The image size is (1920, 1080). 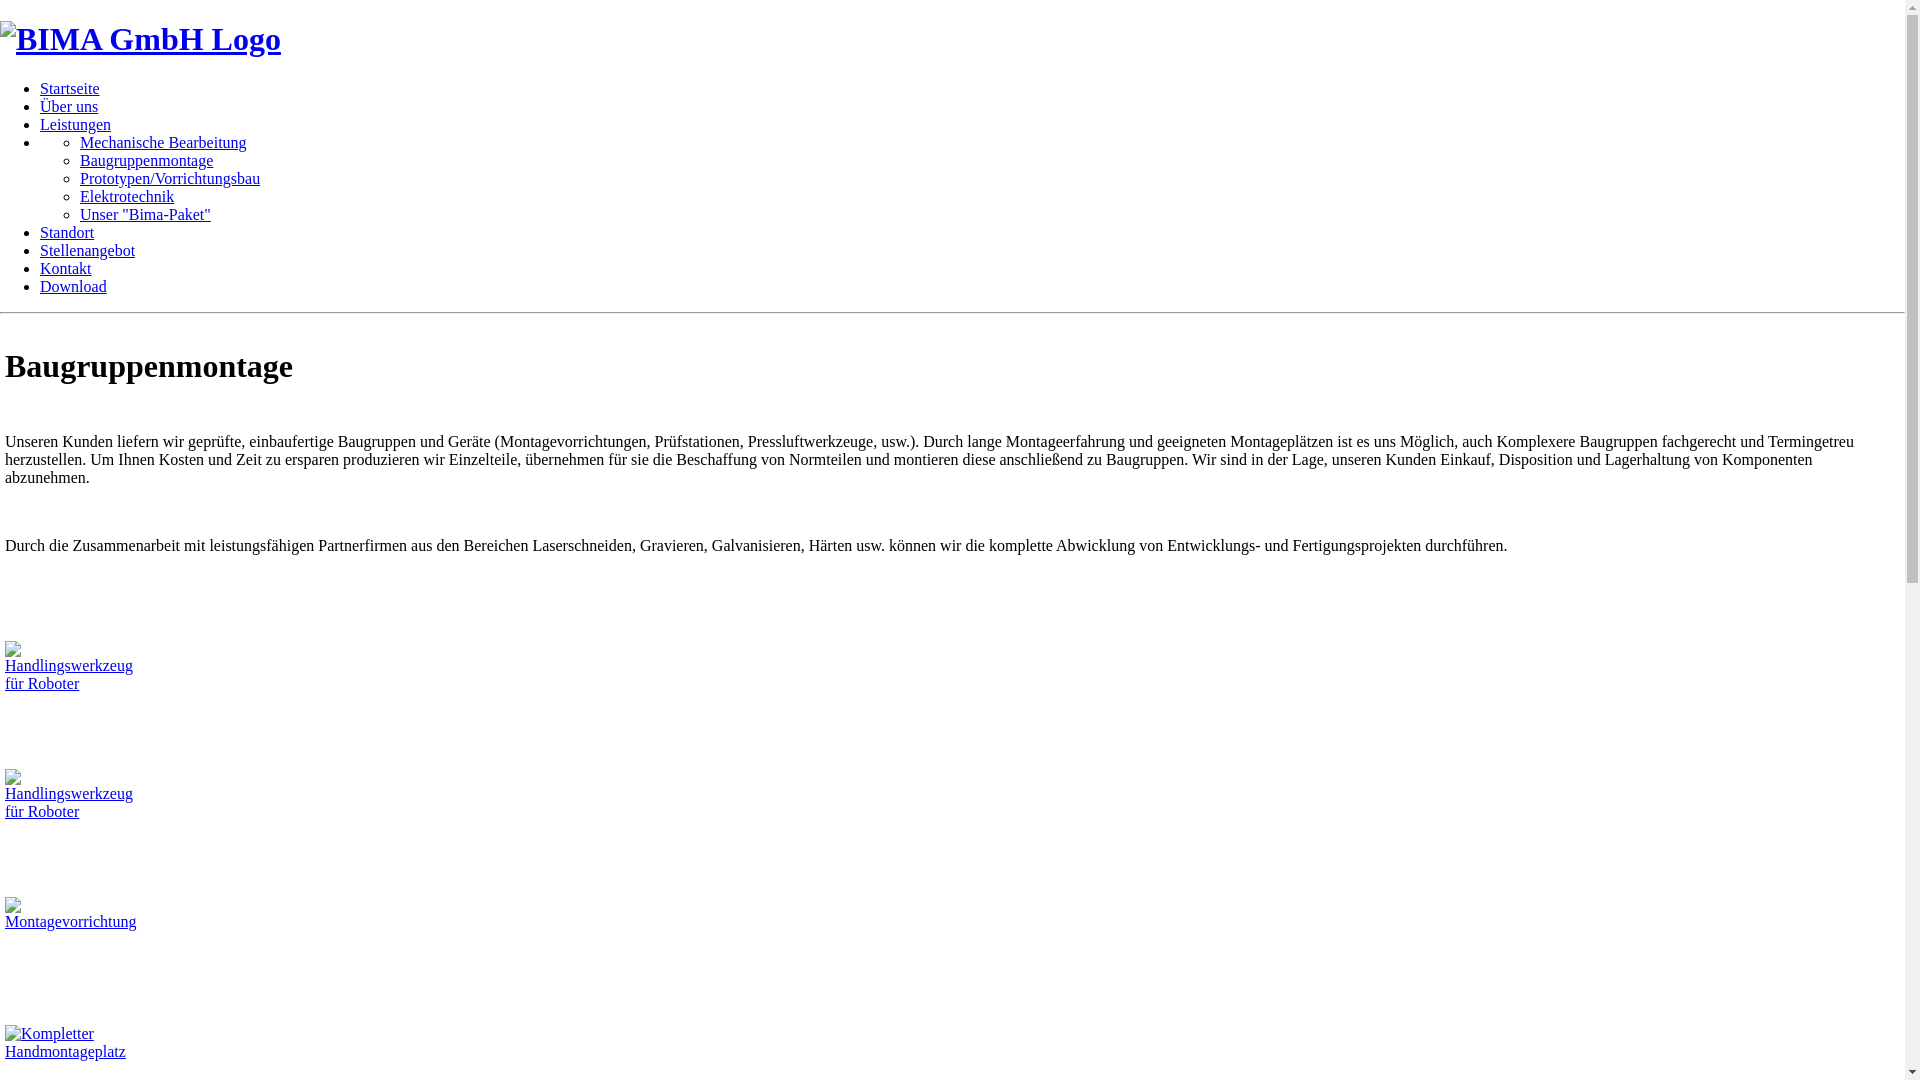 I want to click on 'Zur Startseite', so click(x=139, y=38).